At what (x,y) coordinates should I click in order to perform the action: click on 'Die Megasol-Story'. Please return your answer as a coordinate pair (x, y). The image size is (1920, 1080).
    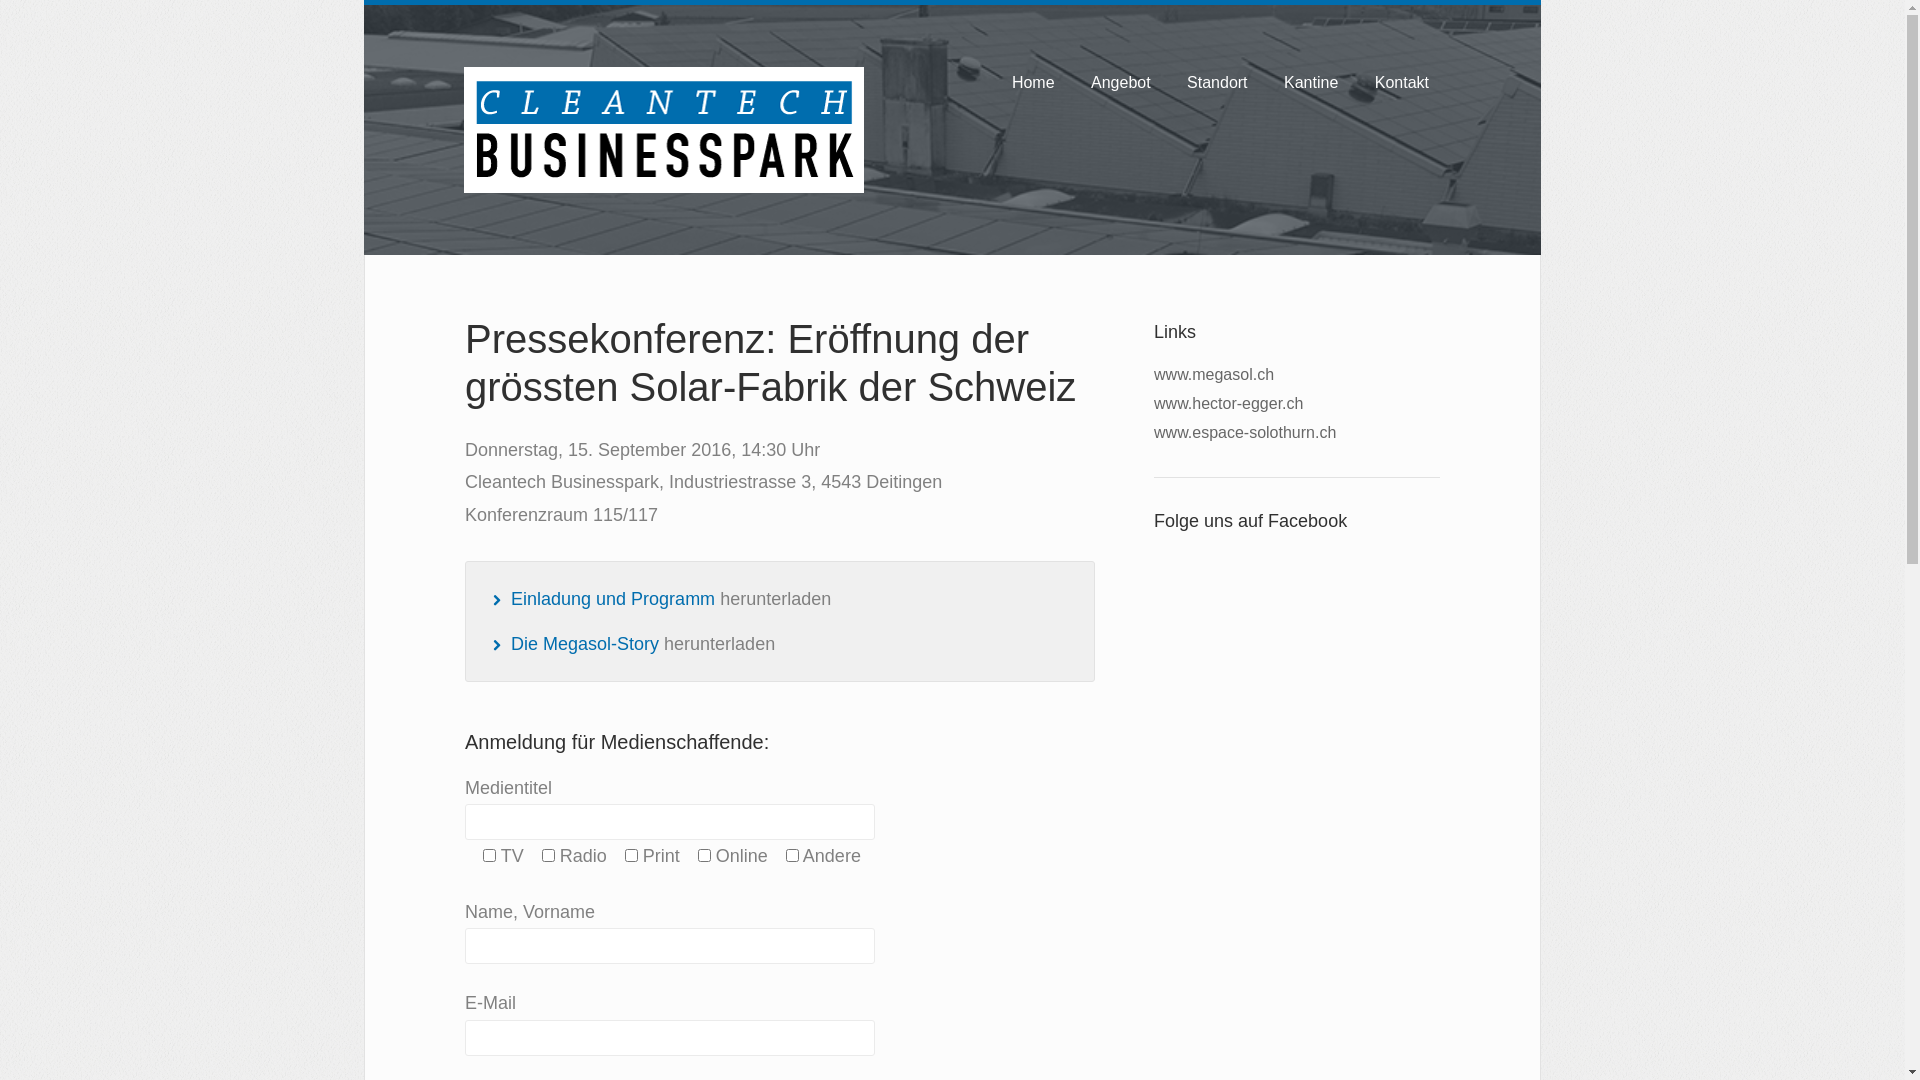
    Looking at the image, I should click on (584, 644).